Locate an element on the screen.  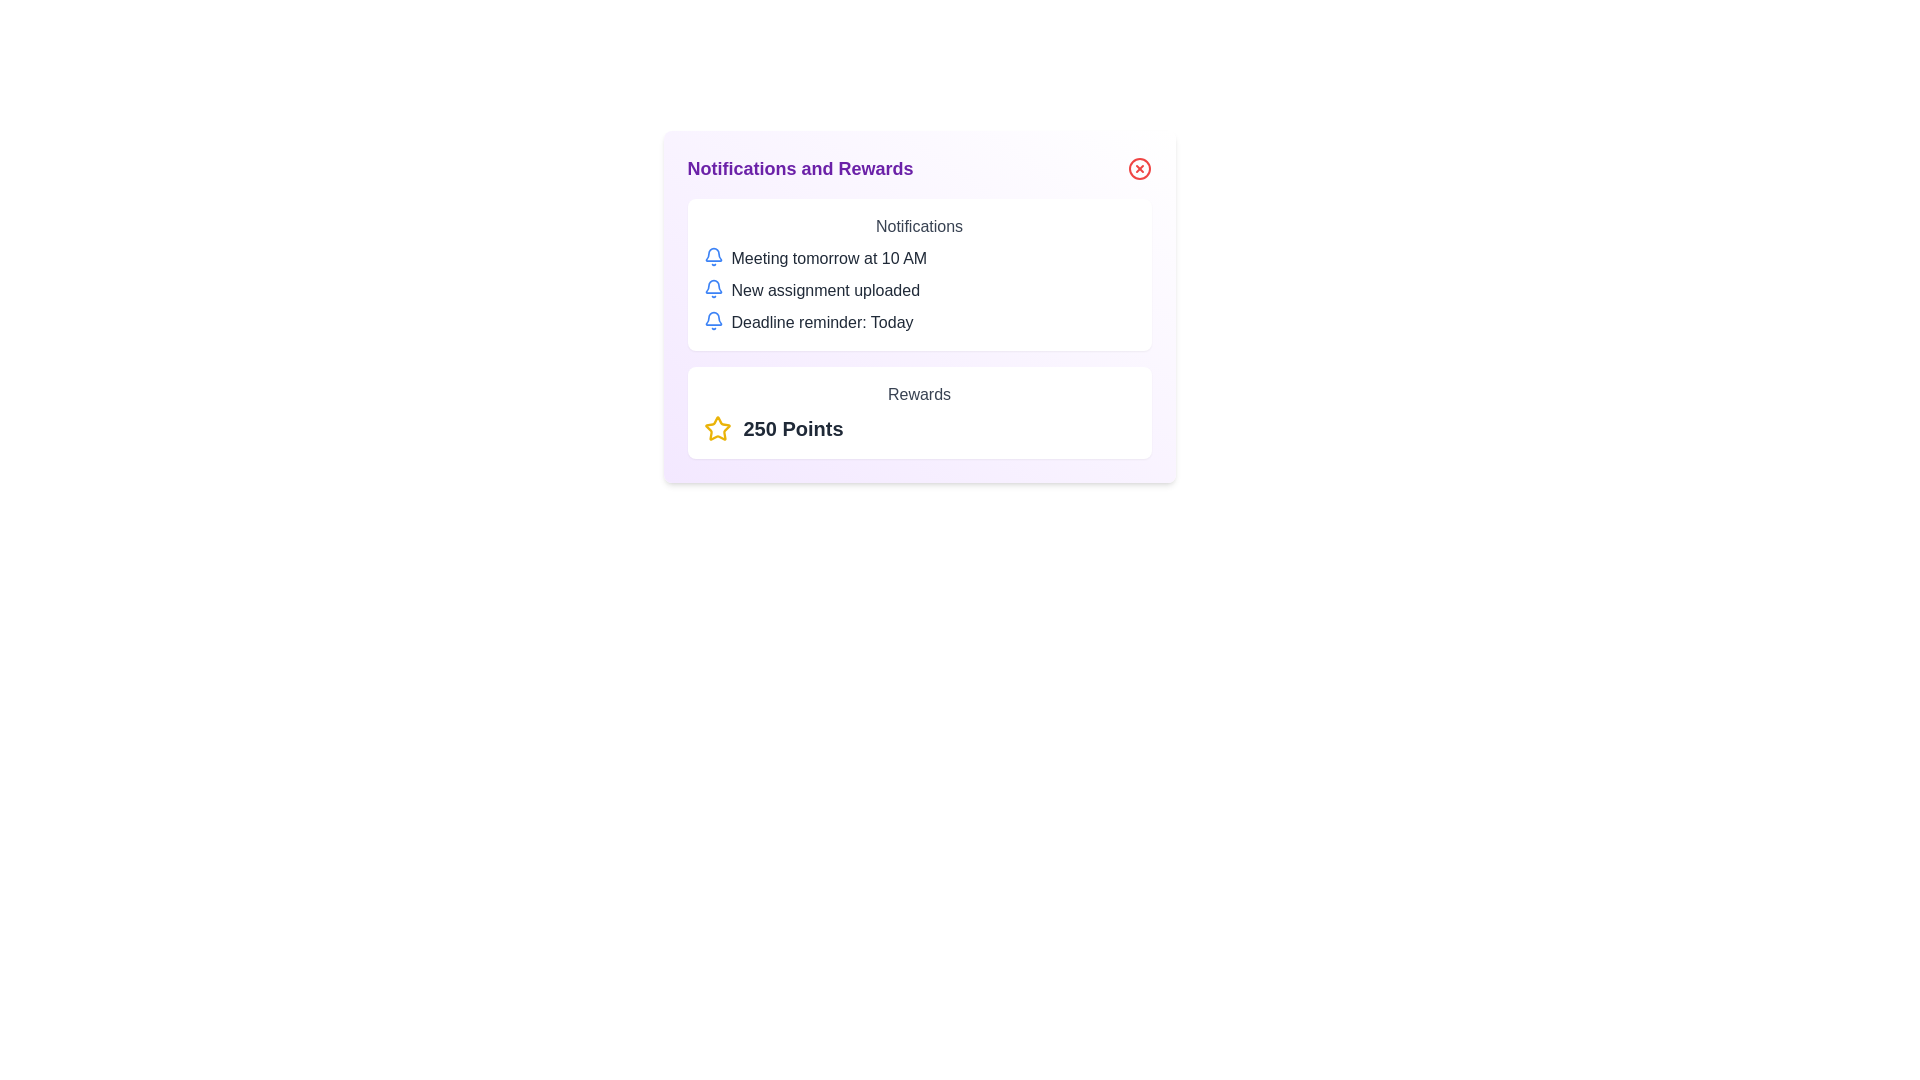
the yellow star icon with a hollow center that is part of the rewards section, located to the left of the text '250 Points' is located at coordinates (717, 427).